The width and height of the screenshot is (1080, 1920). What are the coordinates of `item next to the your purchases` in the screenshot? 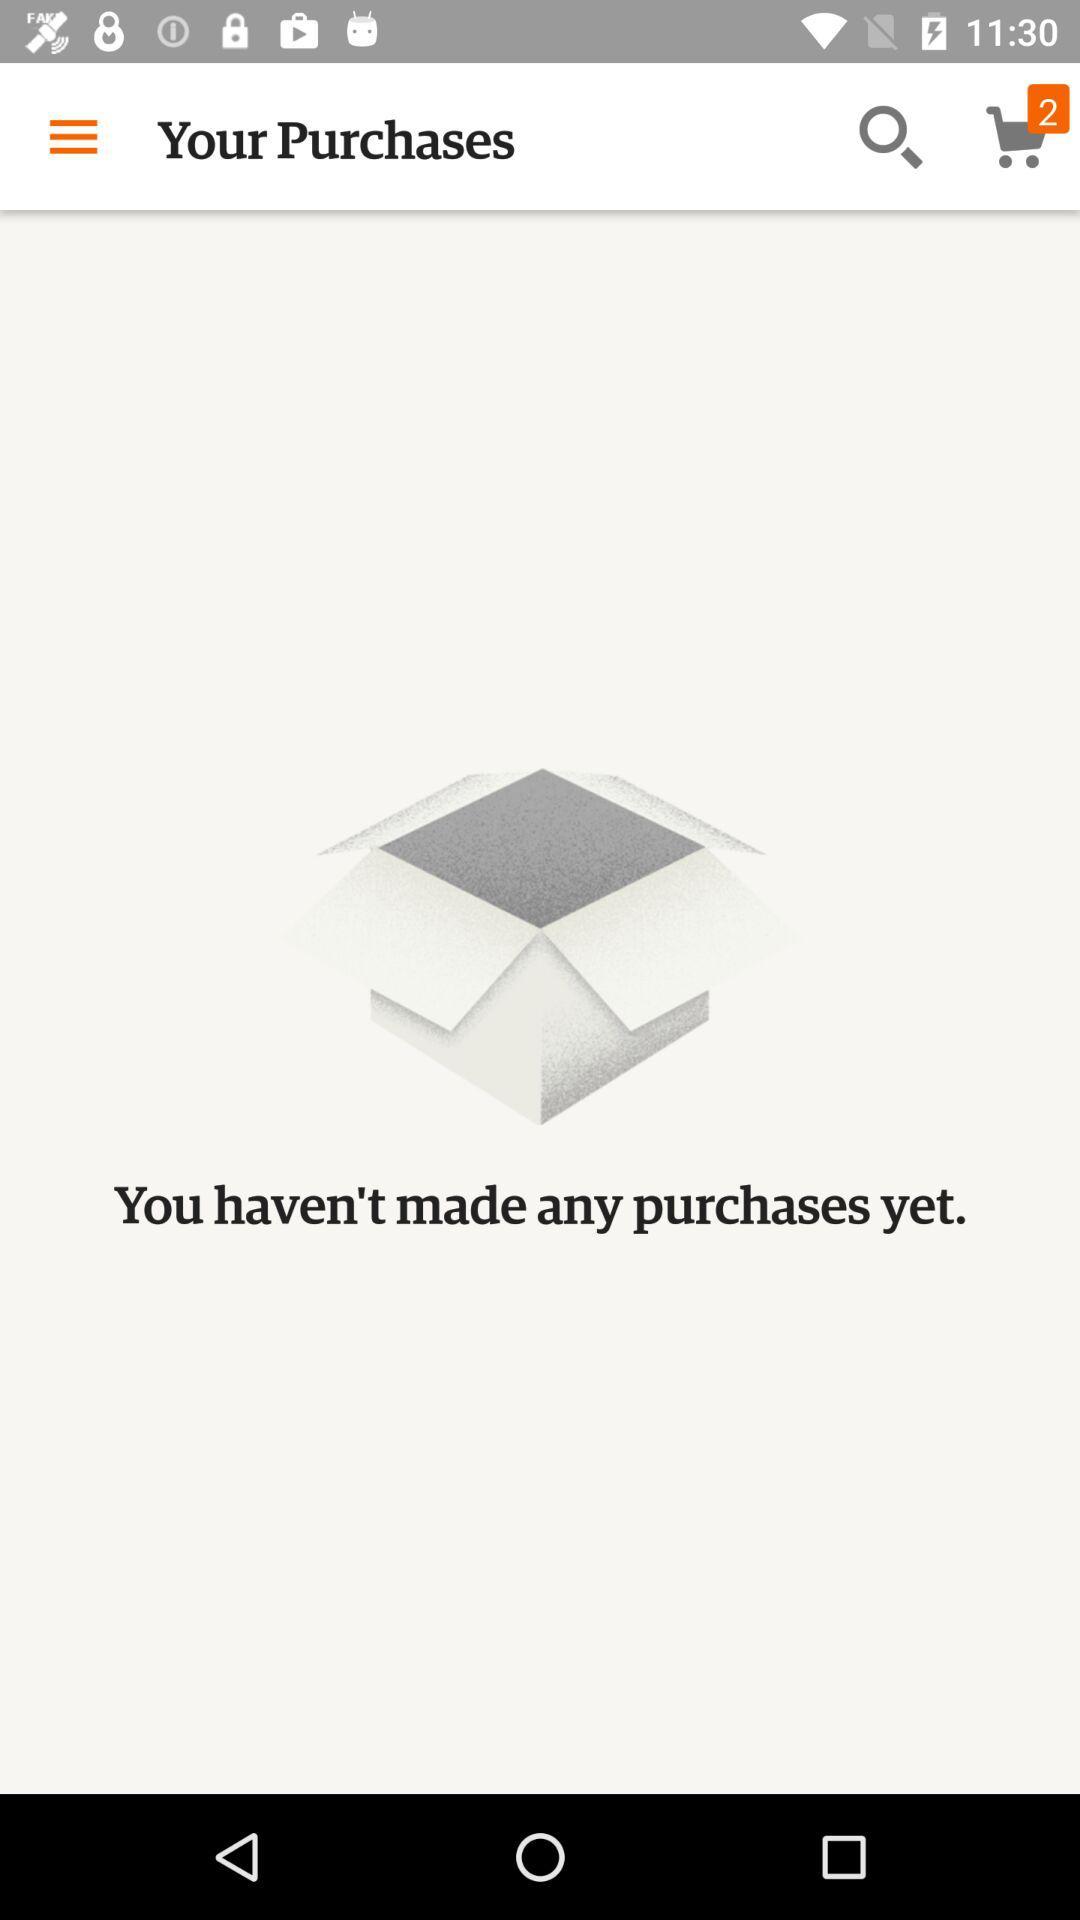 It's located at (72, 135).